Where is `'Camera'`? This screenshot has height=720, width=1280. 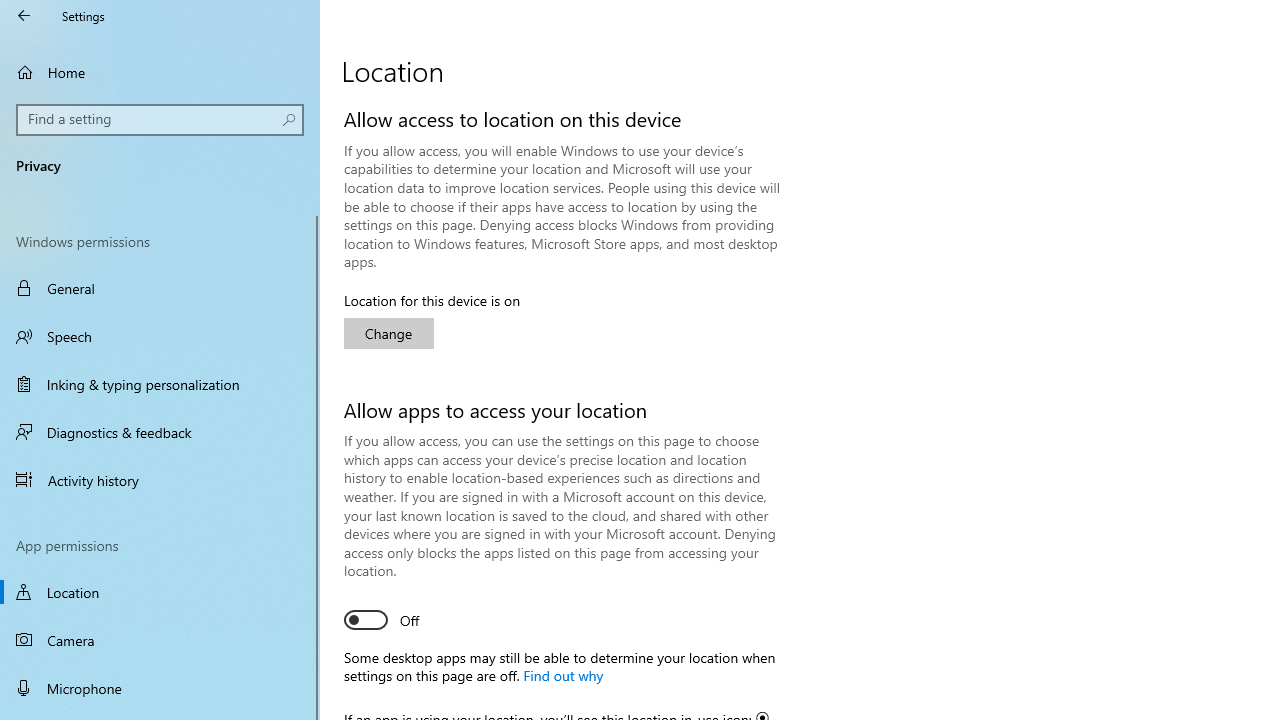 'Camera' is located at coordinates (160, 640).